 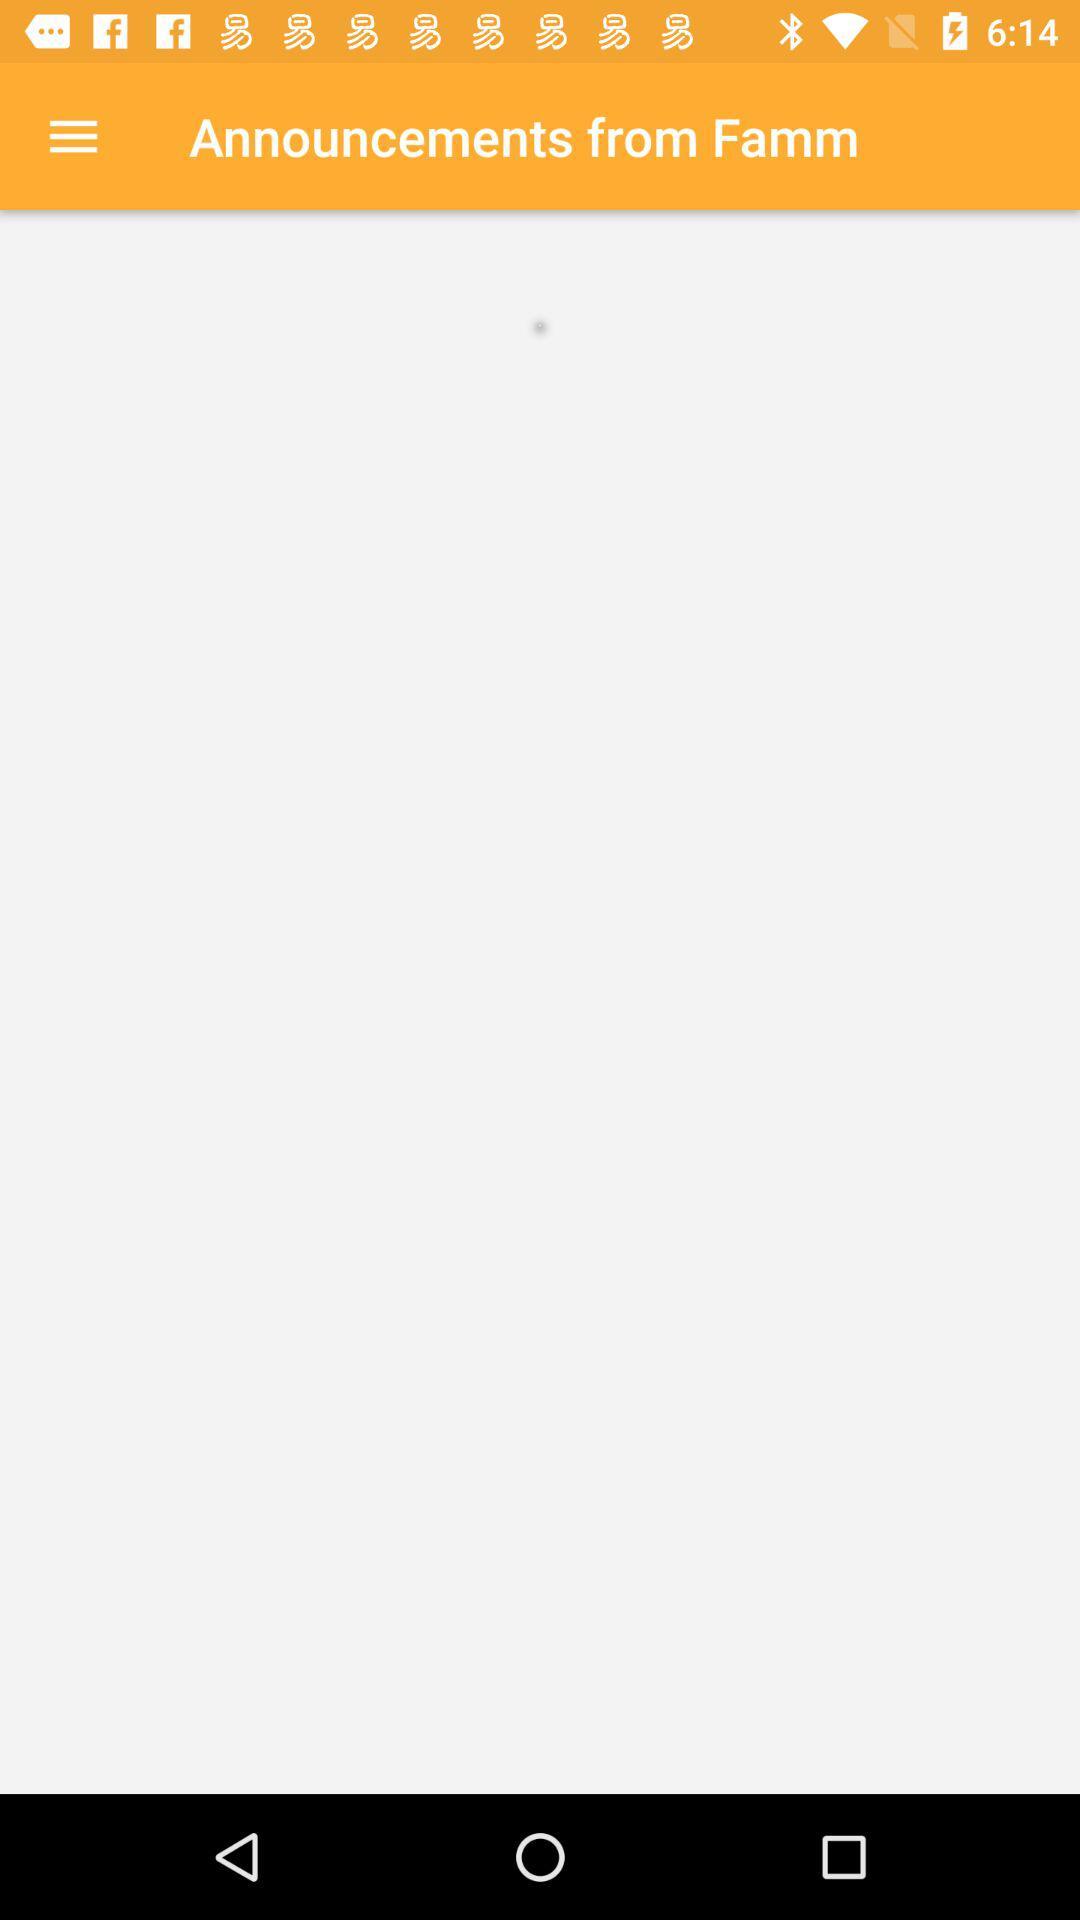 What do you see at coordinates (72, 135) in the screenshot?
I see `item at the top left corner` at bounding box center [72, 135].